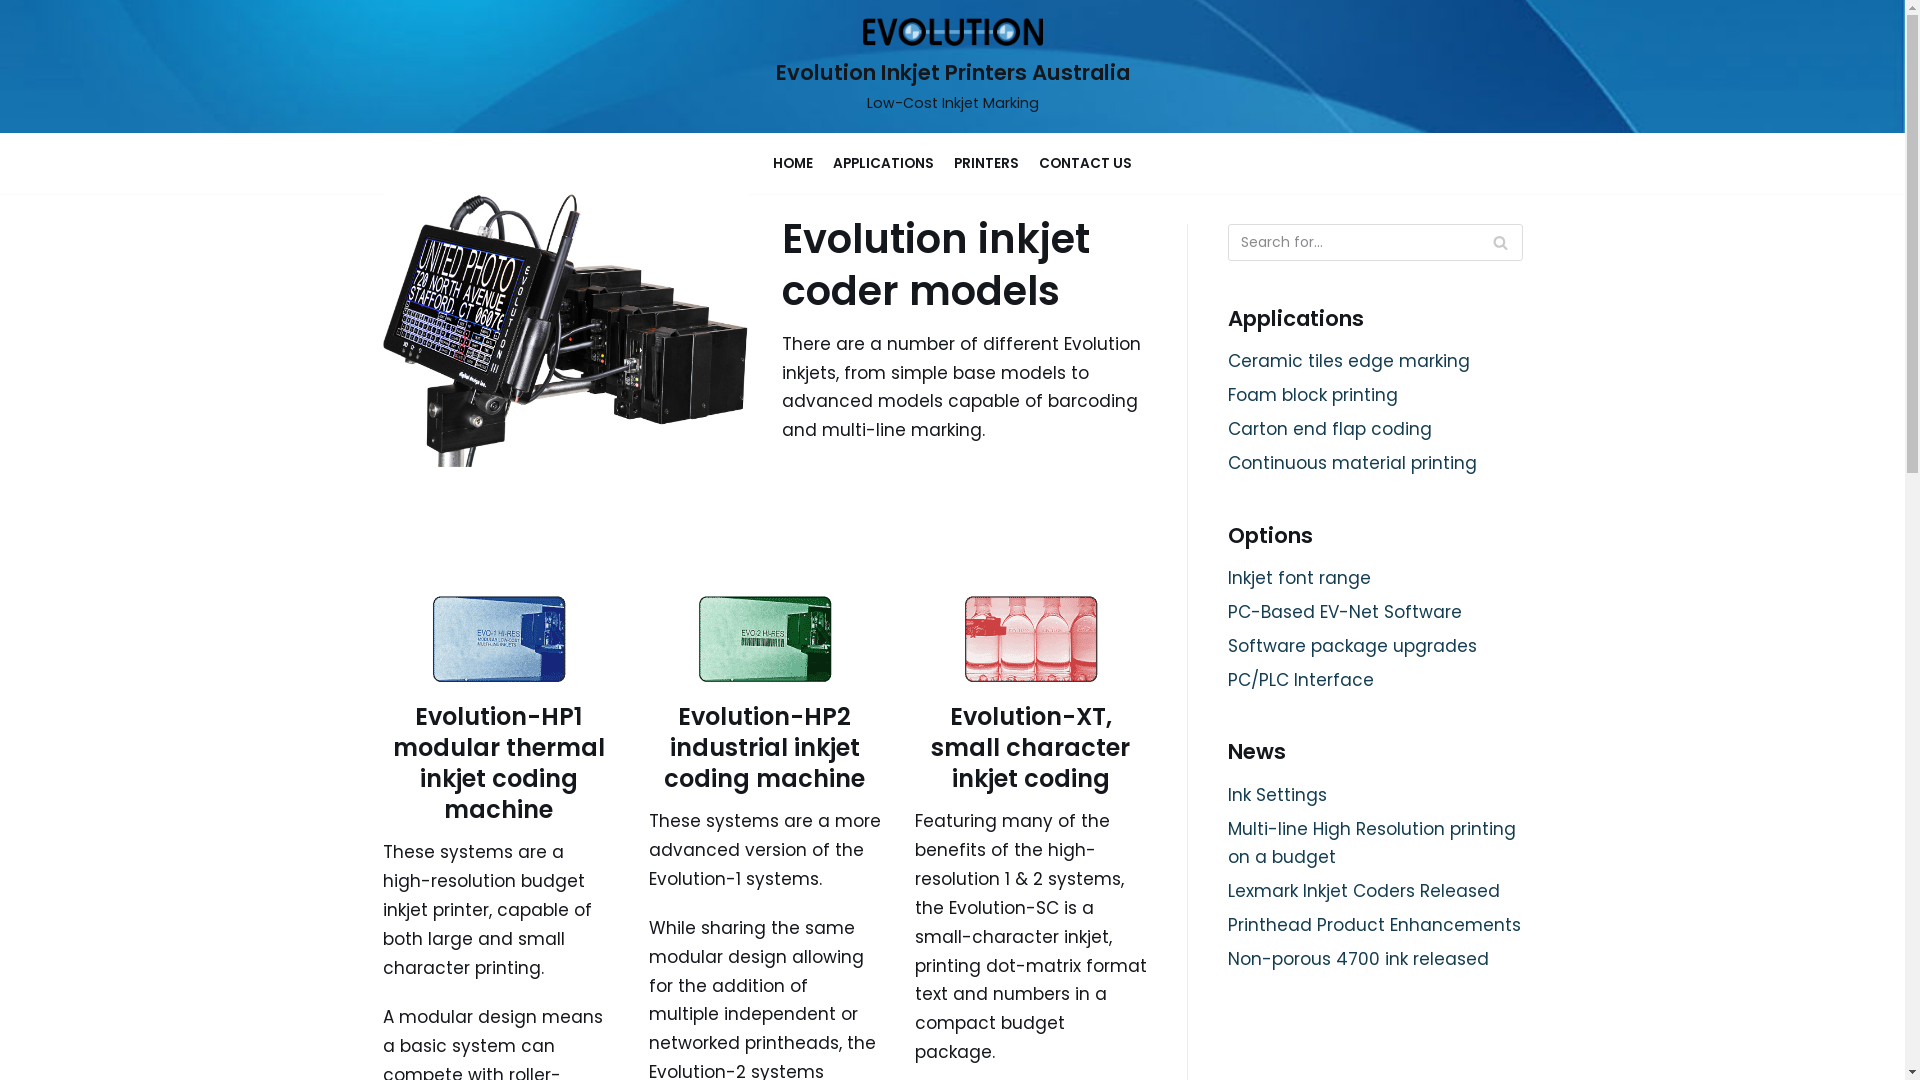 This screenshot has width=1920, height=1080. Describe the element at coordinates (1084, 162) in the screenshot. I see `'CONTACT US'` at that location.